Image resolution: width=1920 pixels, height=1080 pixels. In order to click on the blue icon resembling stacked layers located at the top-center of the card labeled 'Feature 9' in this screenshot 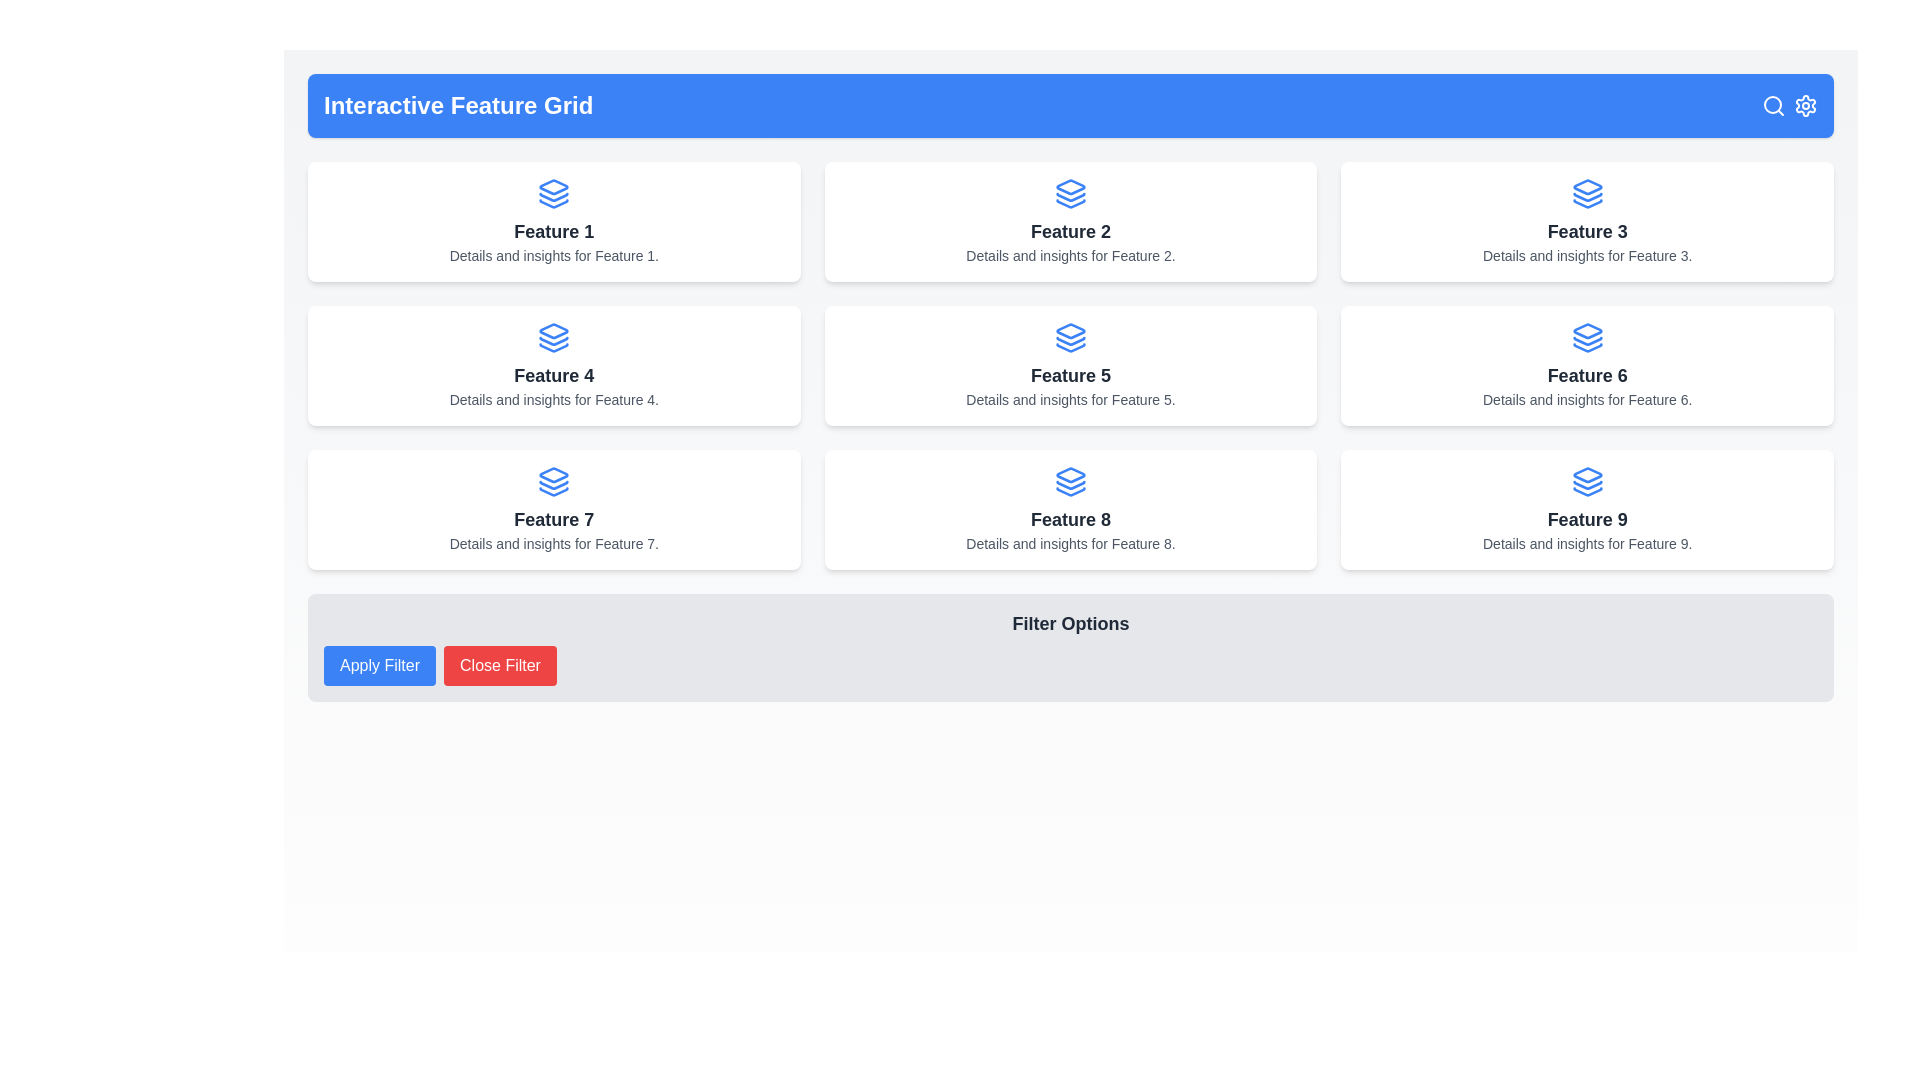, I will do `click(1586, 482)`.